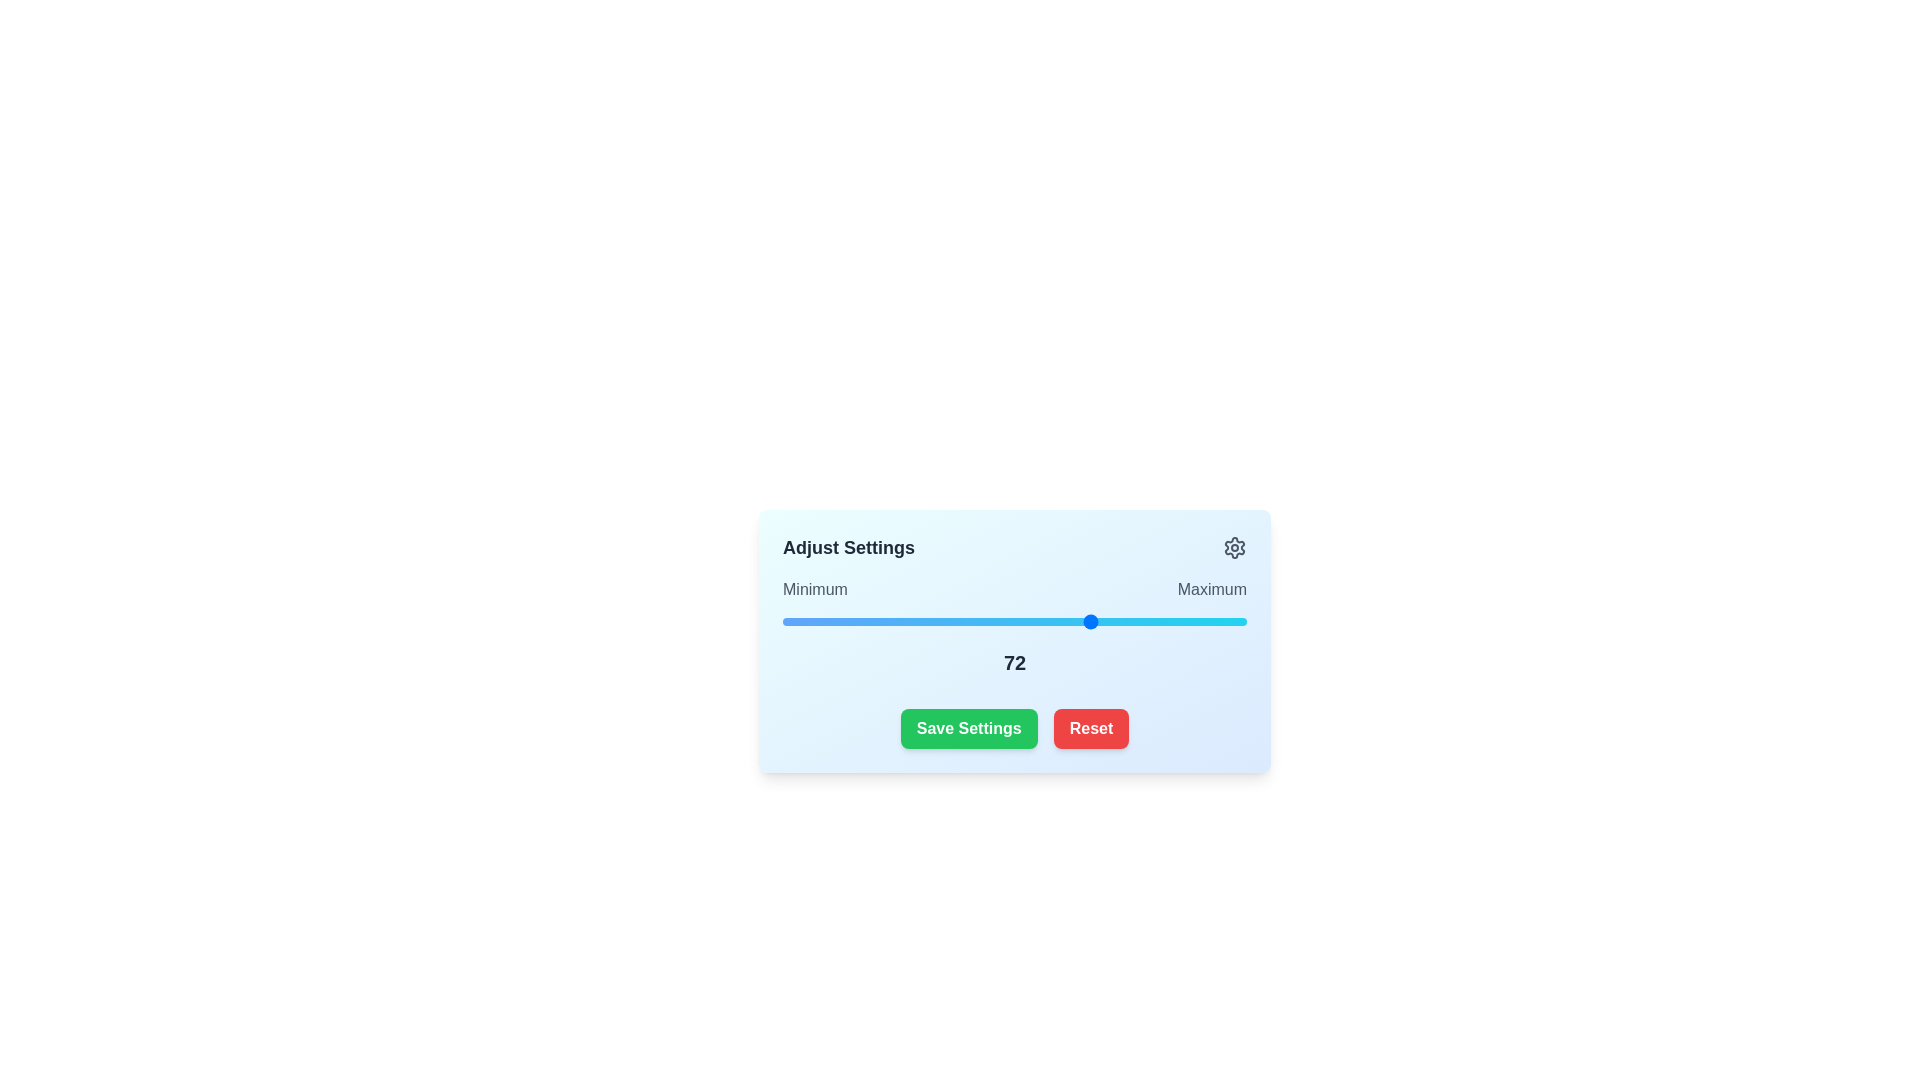  I want to click on the slider to set its value to 21, so click(815, 620).